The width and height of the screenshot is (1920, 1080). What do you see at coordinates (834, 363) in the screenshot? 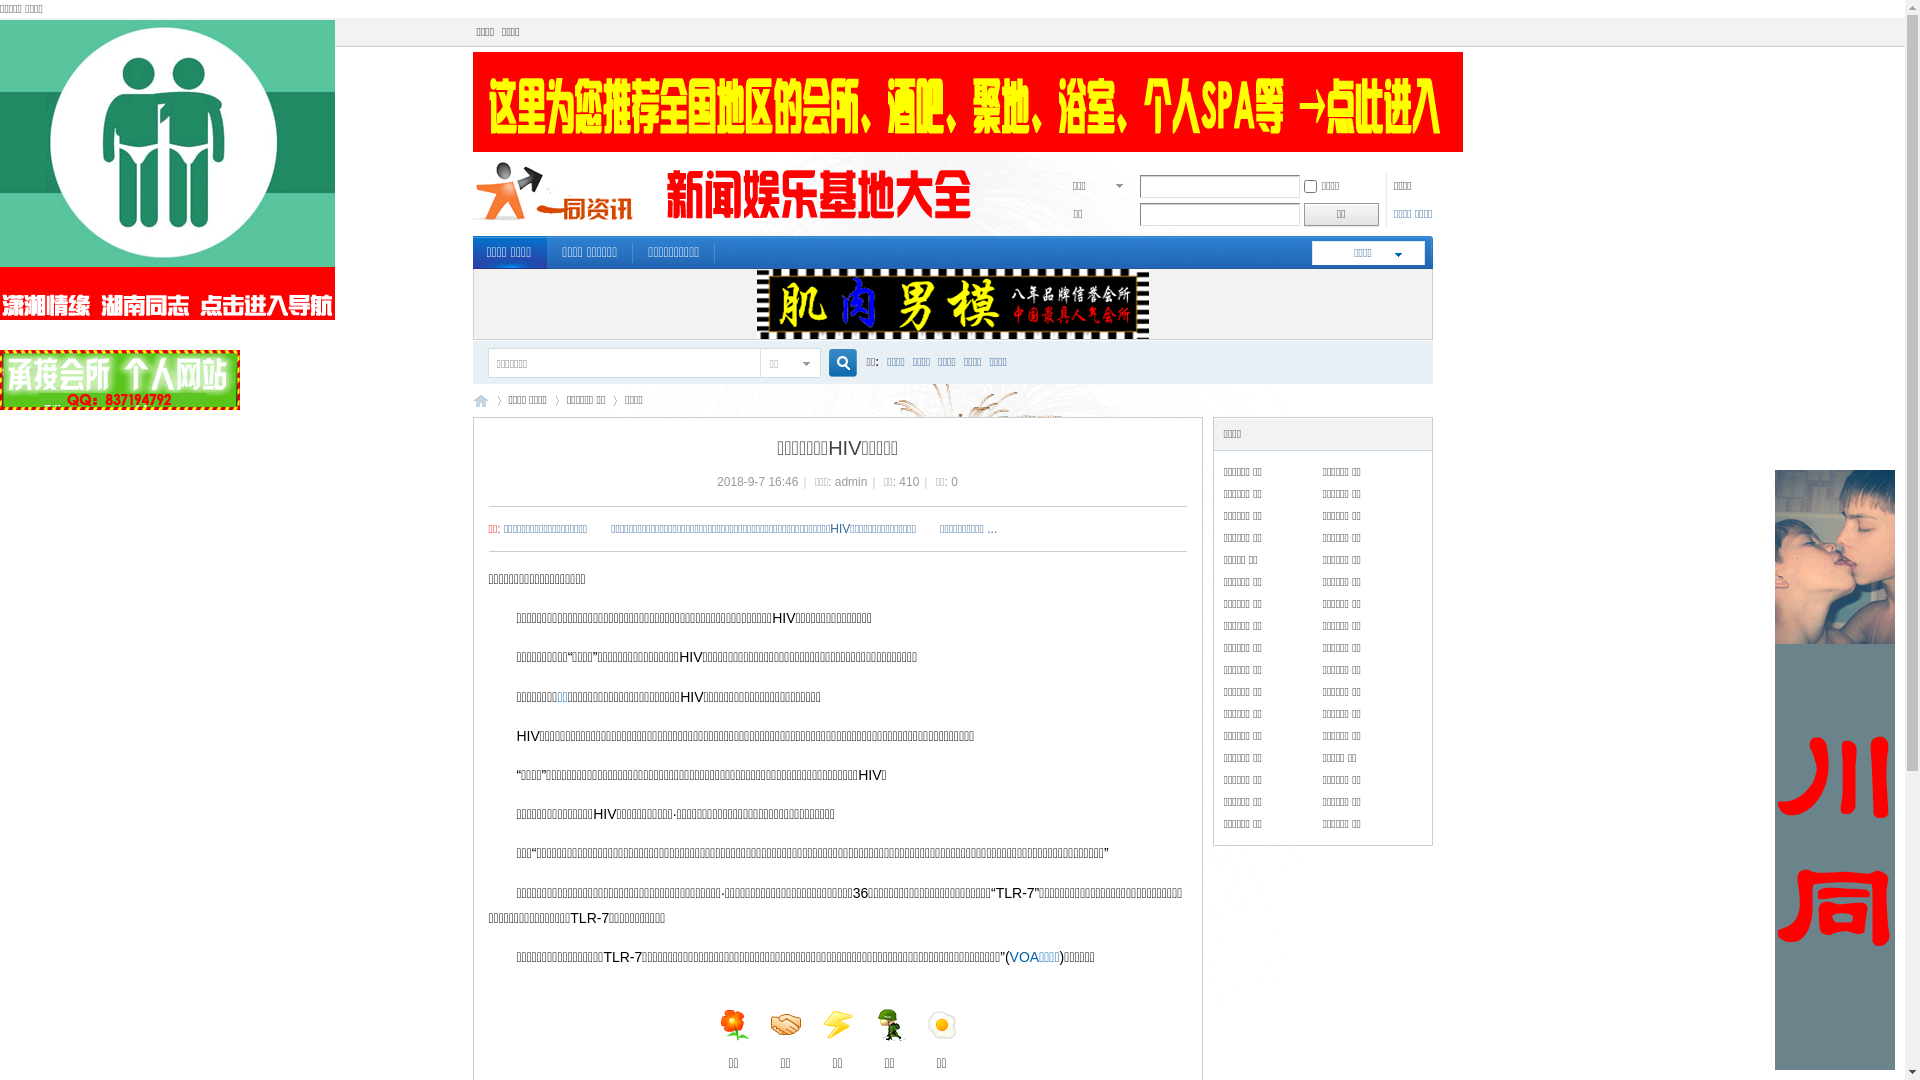
I see `'true'` at bounding box center [834, 363].